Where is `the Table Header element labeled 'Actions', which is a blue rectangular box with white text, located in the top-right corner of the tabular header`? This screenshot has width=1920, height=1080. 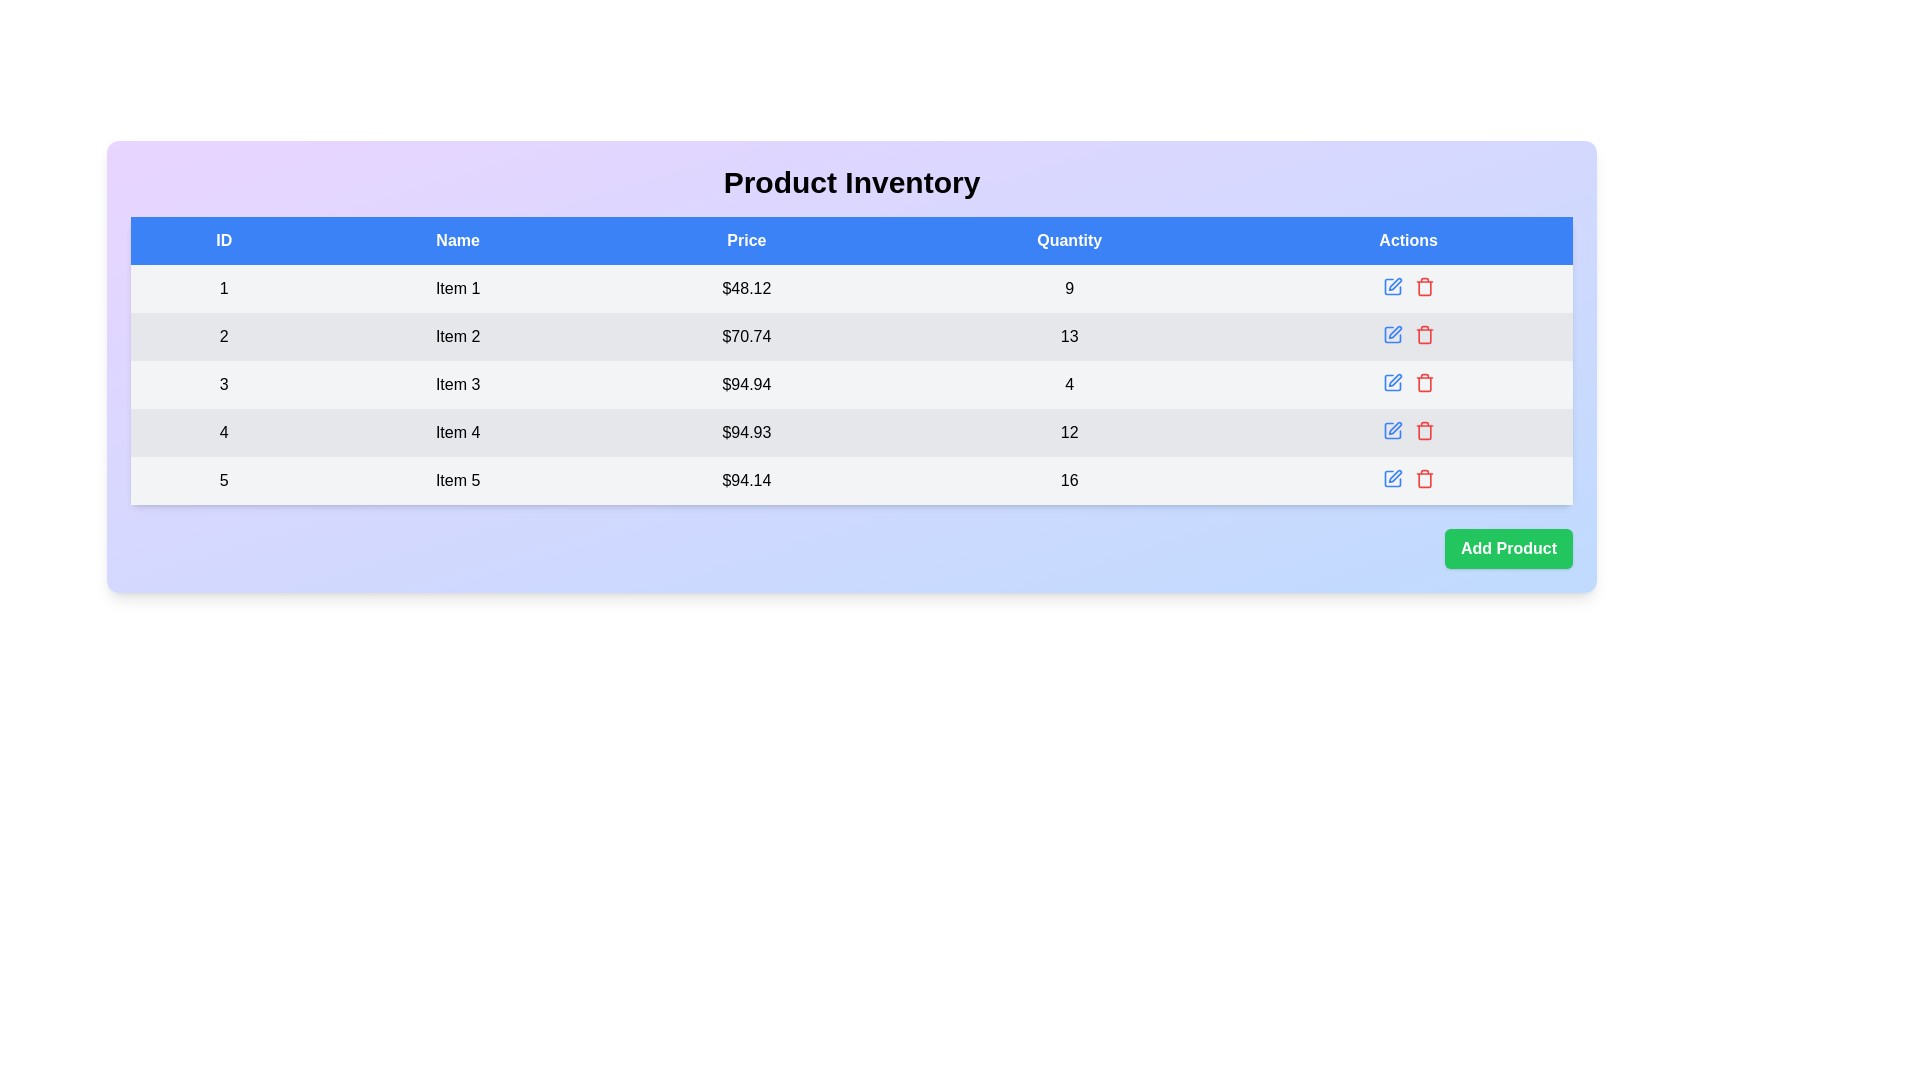 the Table Header element labeled 'Actions', which is a blue rectangular box with white text, located in the top-right corner of the tabular header is located at coordinates (1407, 239).